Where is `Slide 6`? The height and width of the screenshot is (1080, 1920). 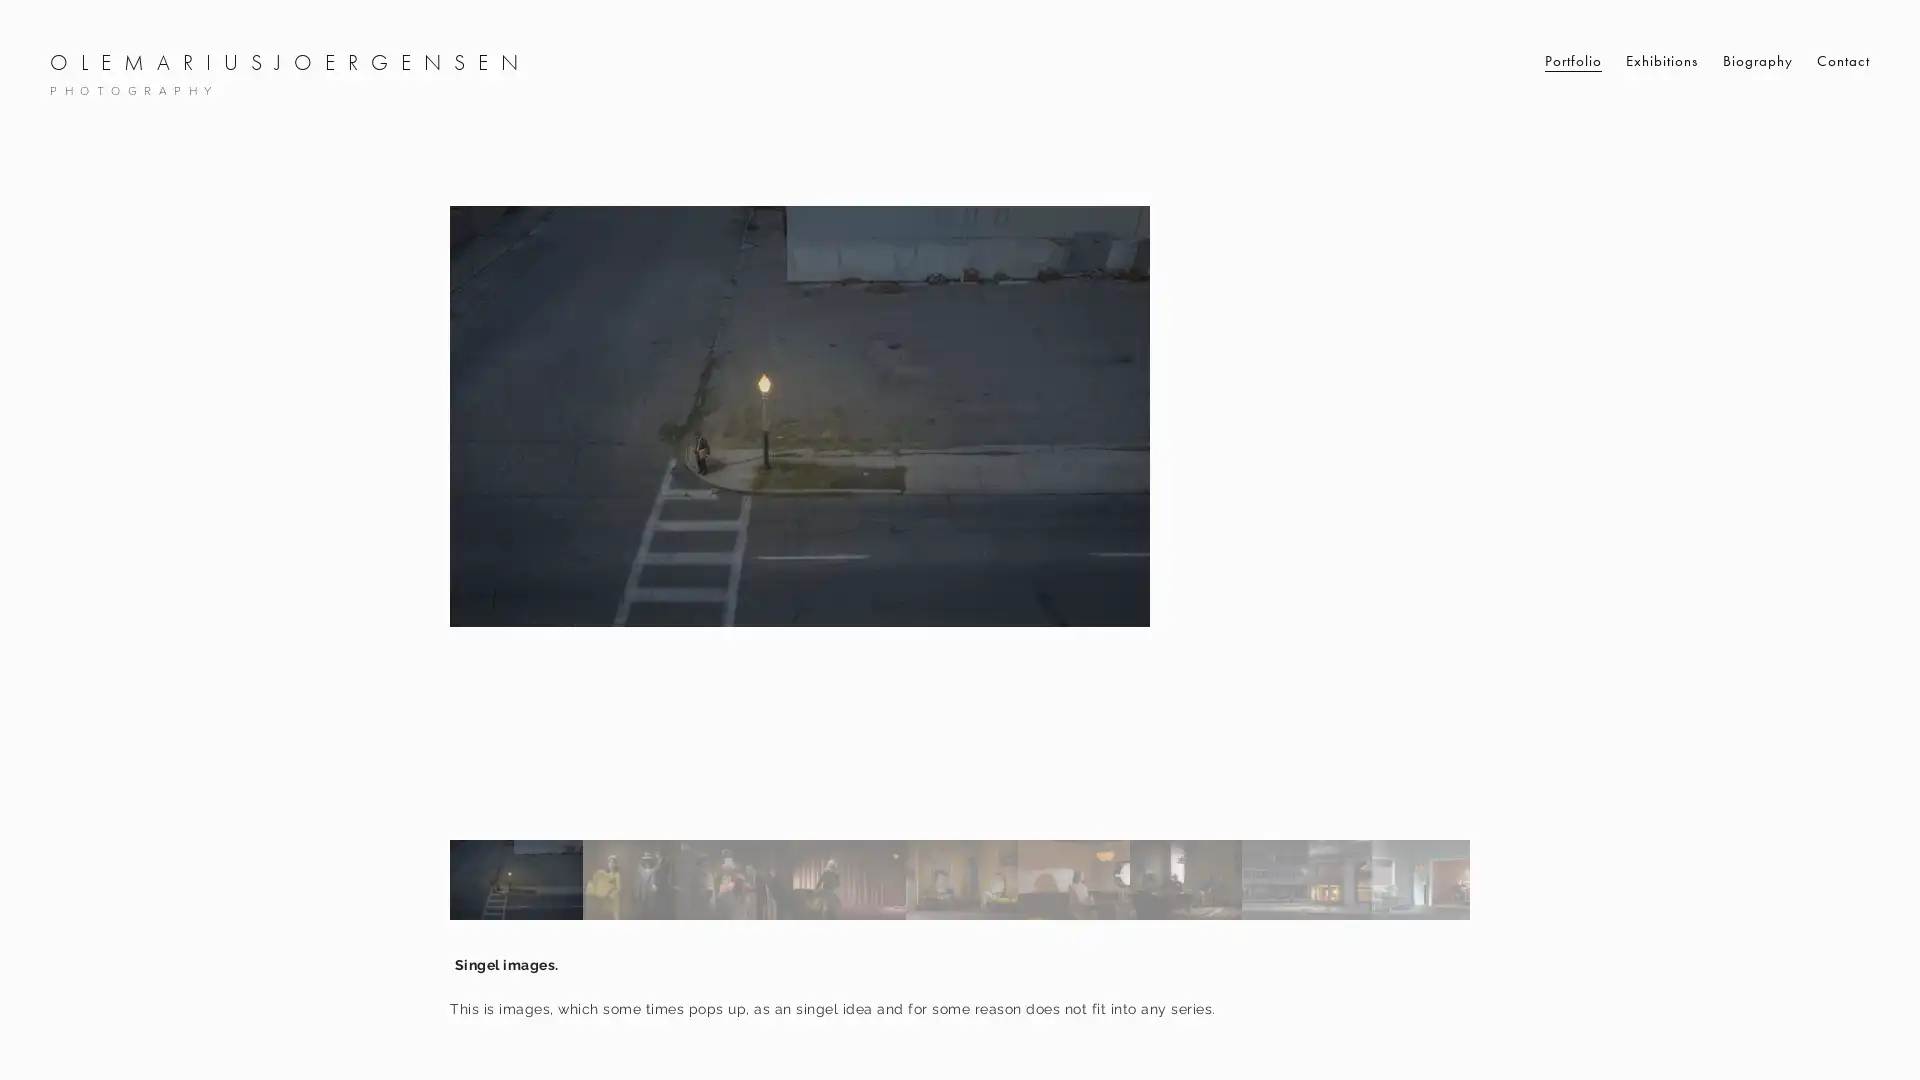
Slide 6 is located at coordinates (1072, 878).